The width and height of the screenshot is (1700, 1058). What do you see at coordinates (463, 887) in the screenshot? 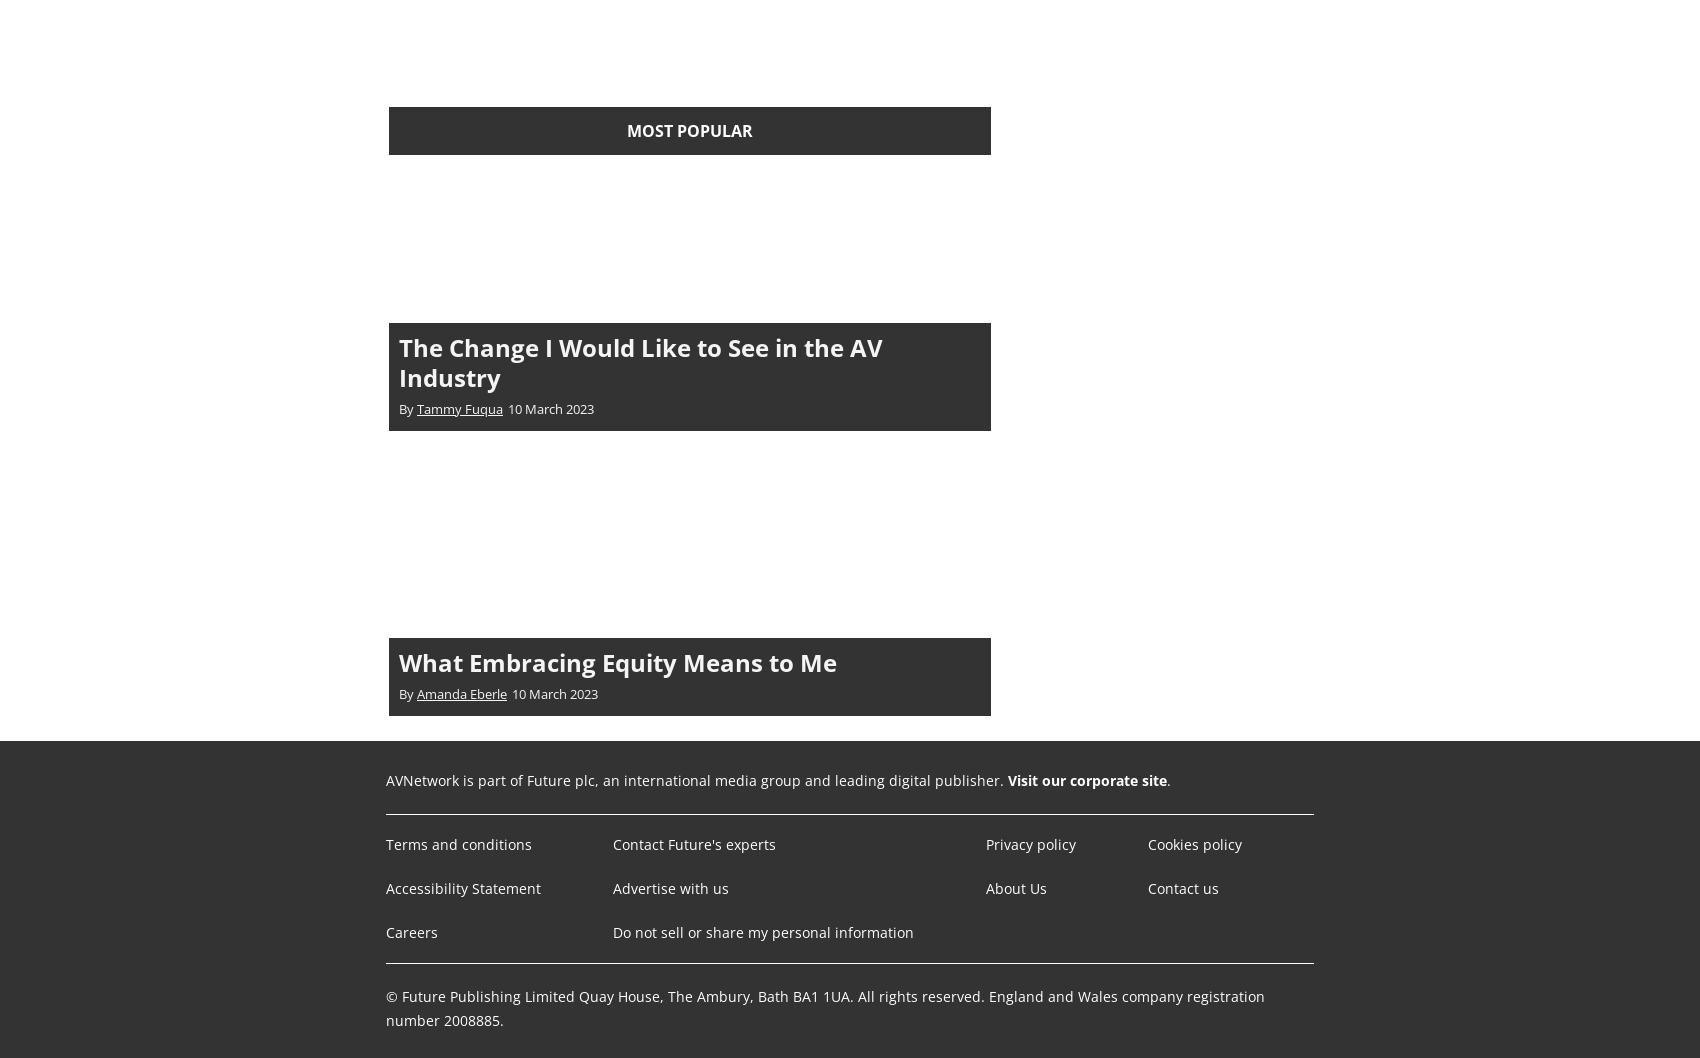
I see `'Accessibility Statement'` at bounding box center [463, 887].